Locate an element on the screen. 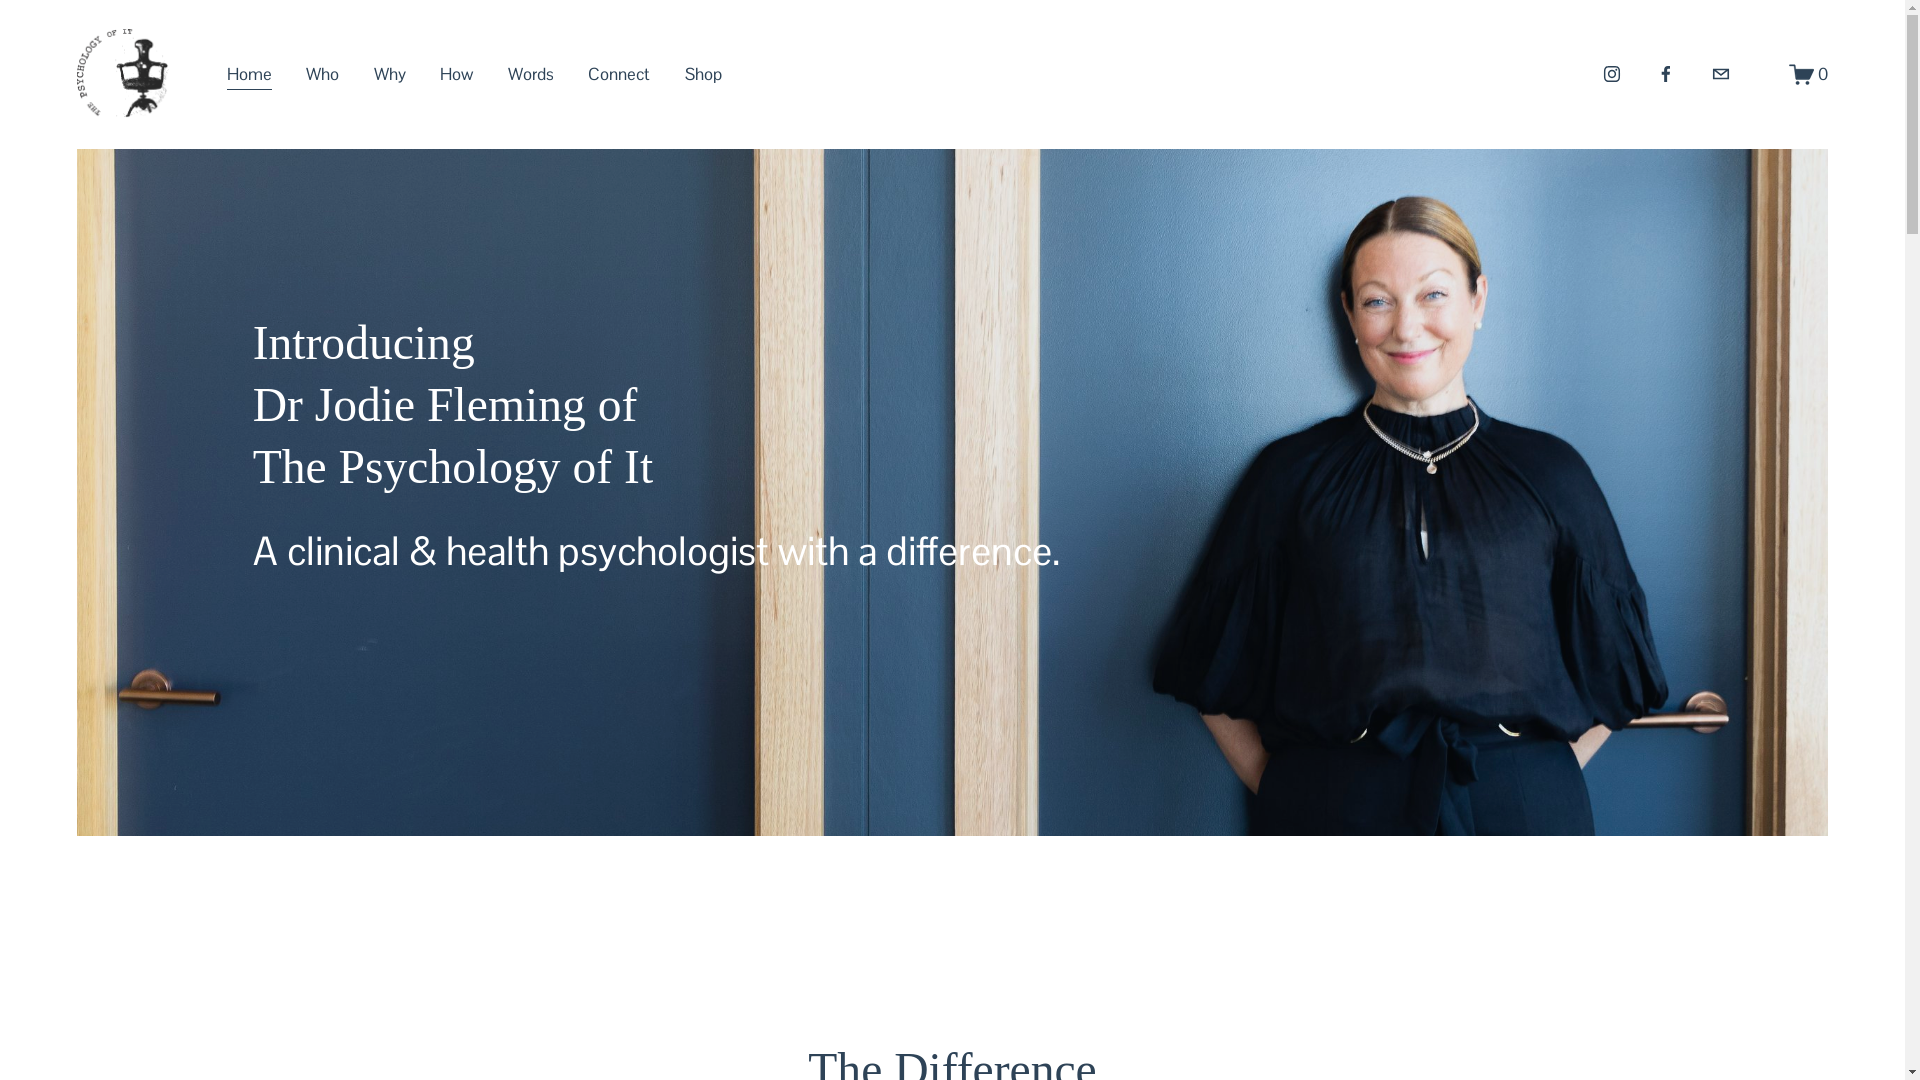 Image resolution: width=1920 pixels, height=1080 pixels. 'Home' is located at coordinates (226, 72).